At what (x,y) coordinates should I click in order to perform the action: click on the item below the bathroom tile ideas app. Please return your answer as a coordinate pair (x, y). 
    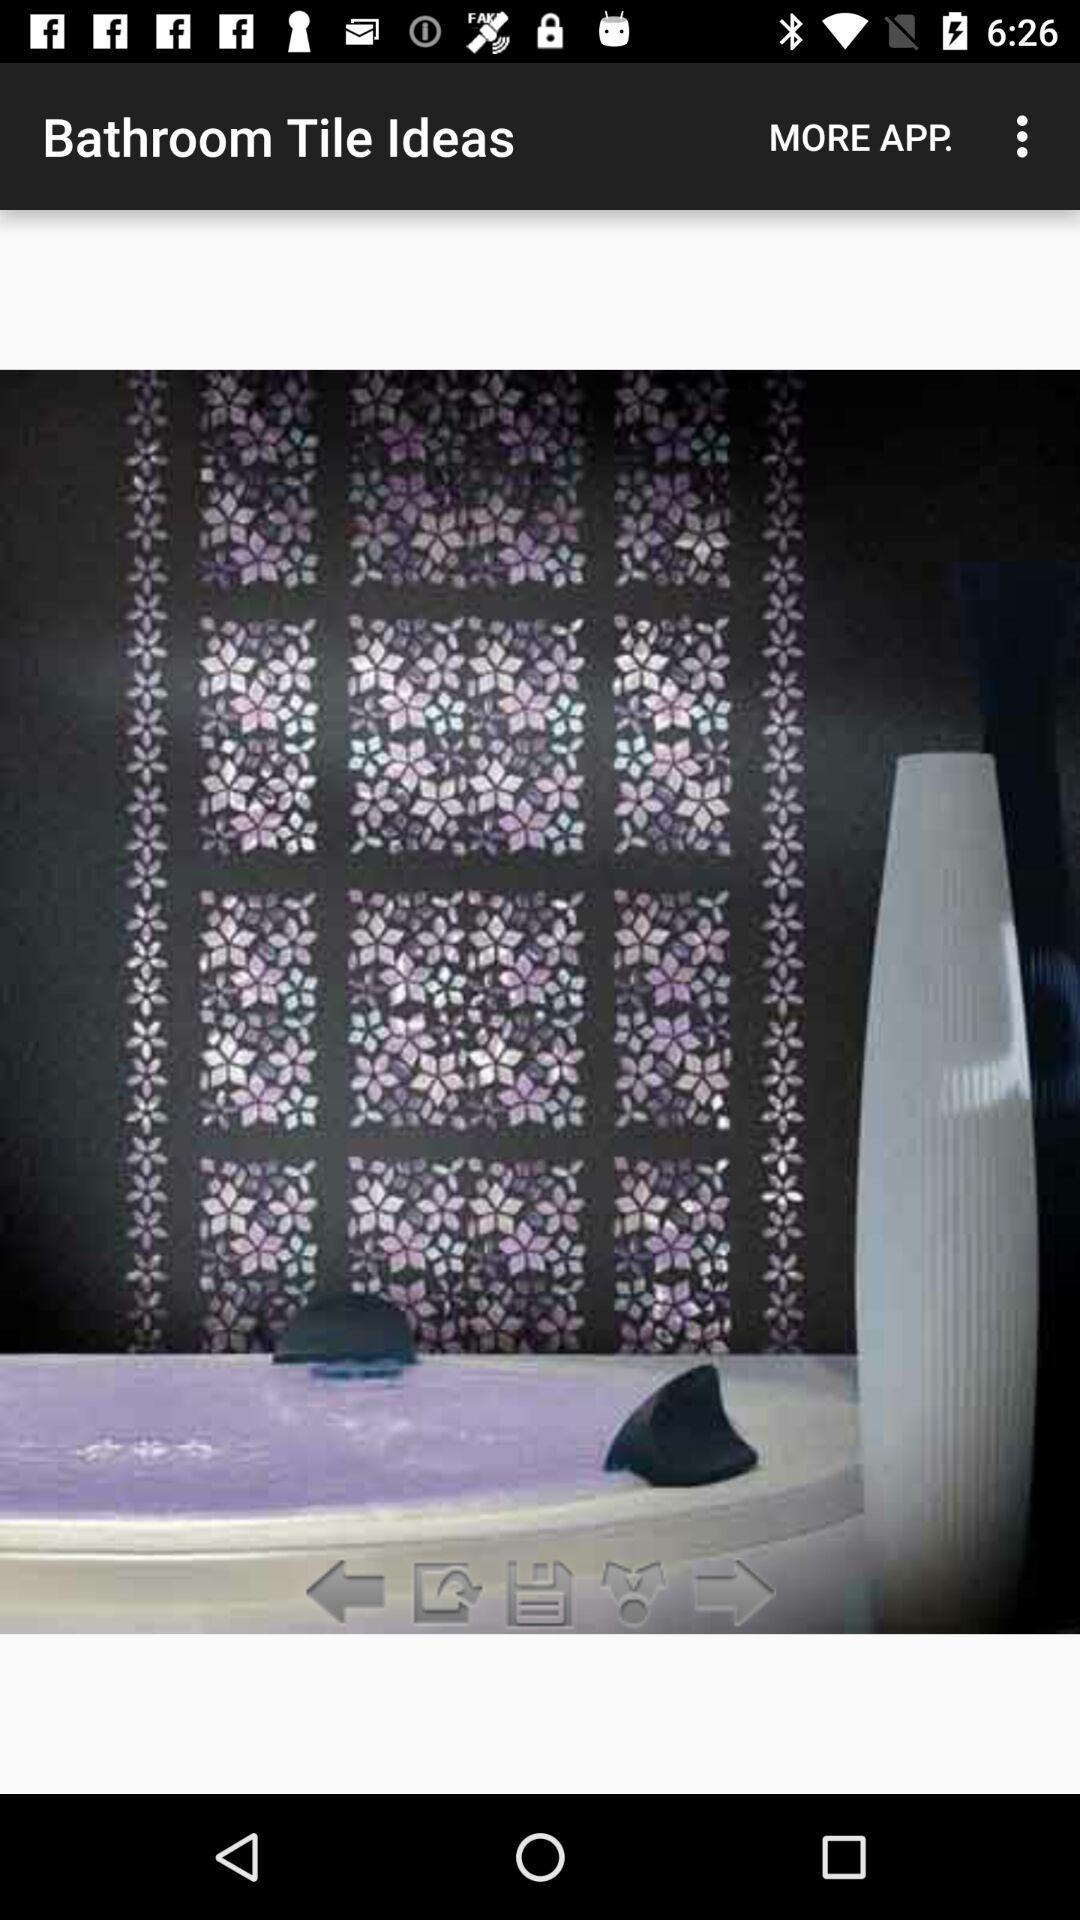
    Looking at the image, I should click on (444, 1593).